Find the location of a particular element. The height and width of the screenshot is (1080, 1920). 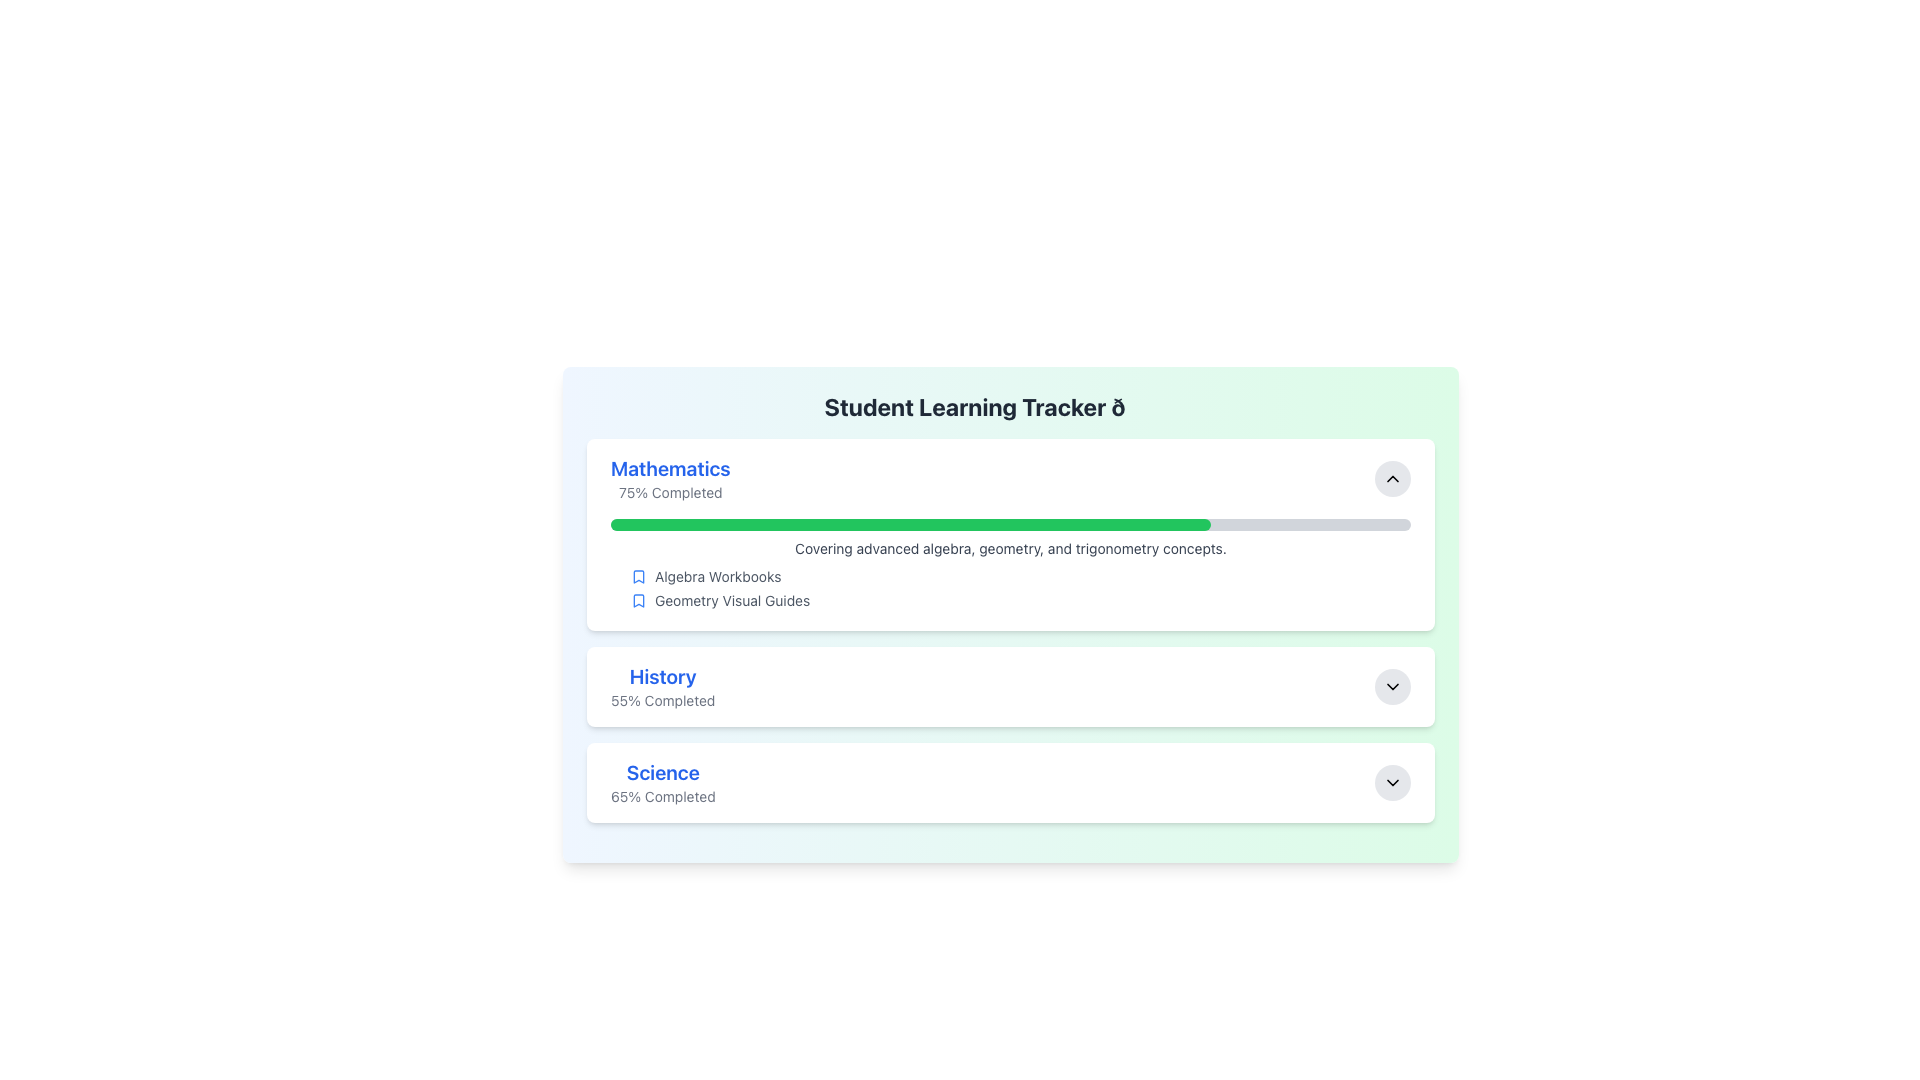

the static text element that displays the completion percentage for the 'Science' module, located at the bottom of the 'Science' card is located at coordinates (663, 796).